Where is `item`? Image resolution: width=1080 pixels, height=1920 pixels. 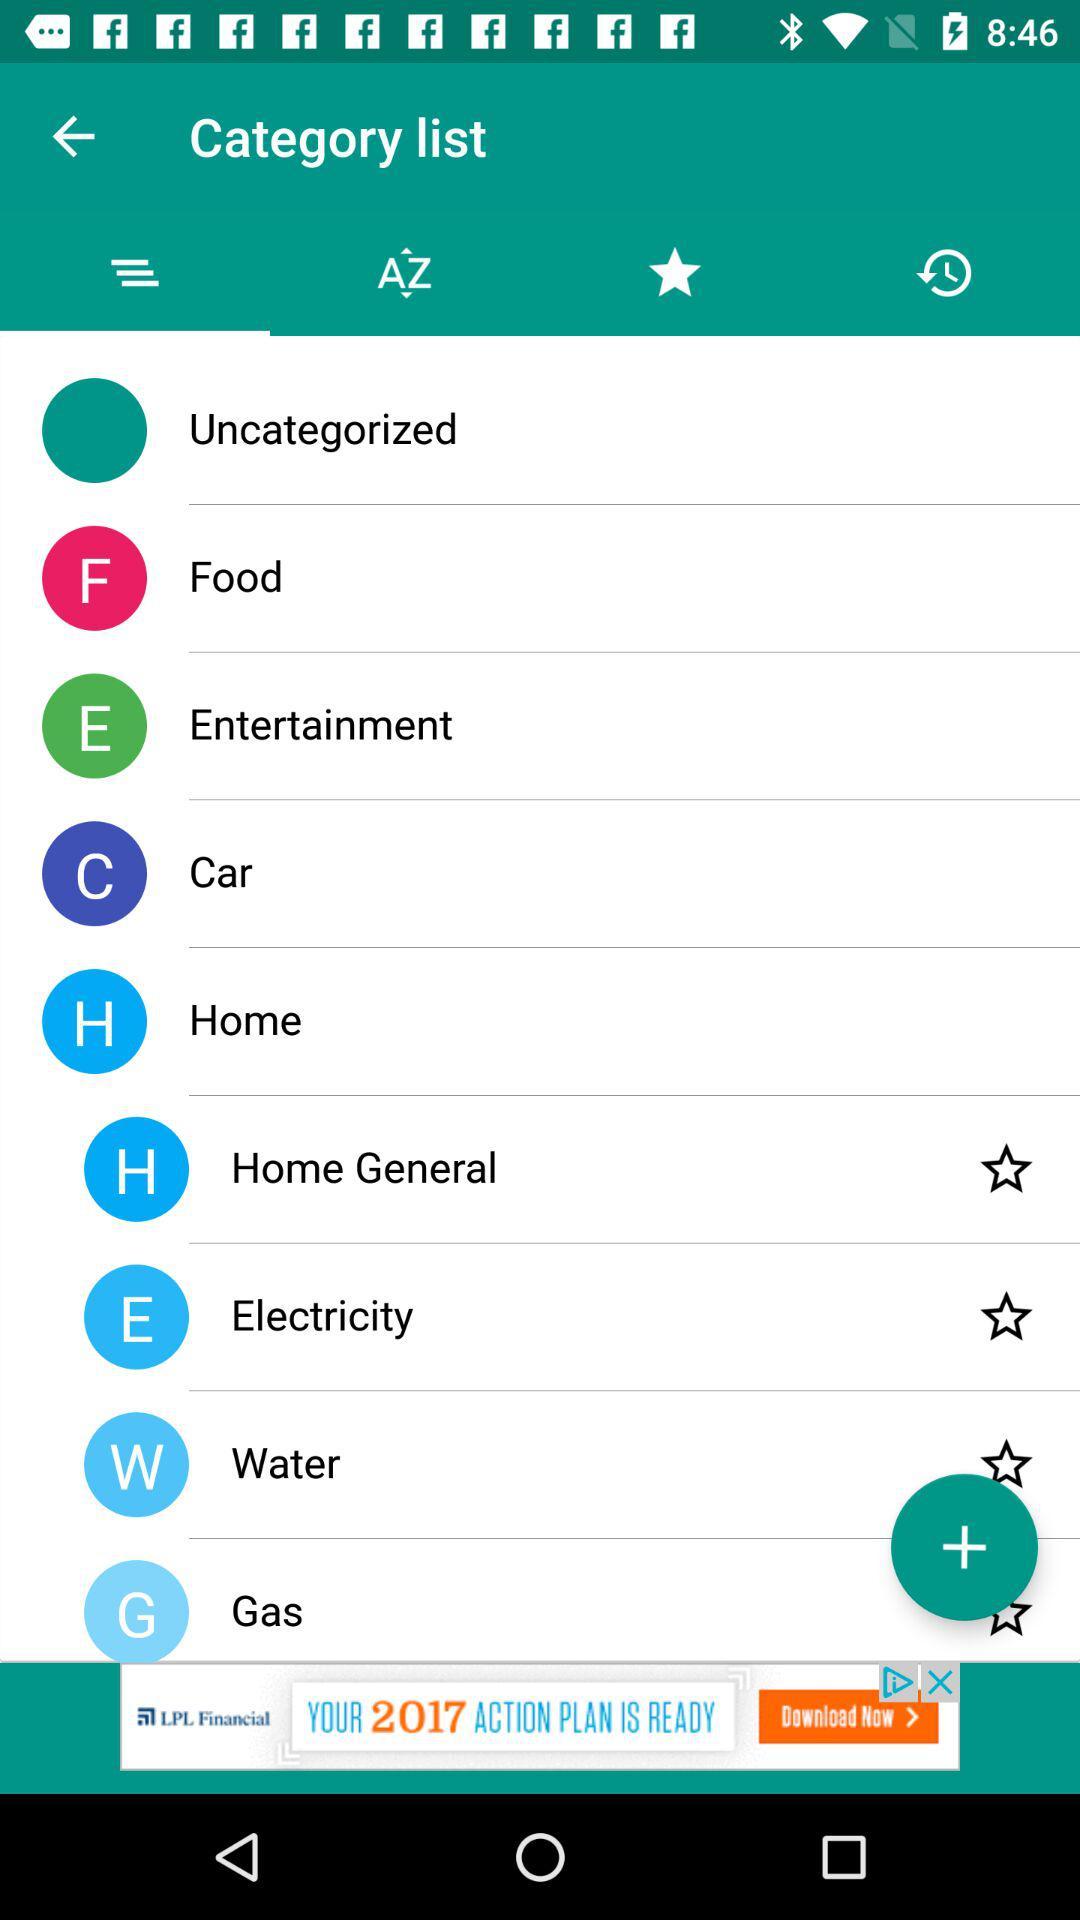 item is located at coordinates (1006, 1169).